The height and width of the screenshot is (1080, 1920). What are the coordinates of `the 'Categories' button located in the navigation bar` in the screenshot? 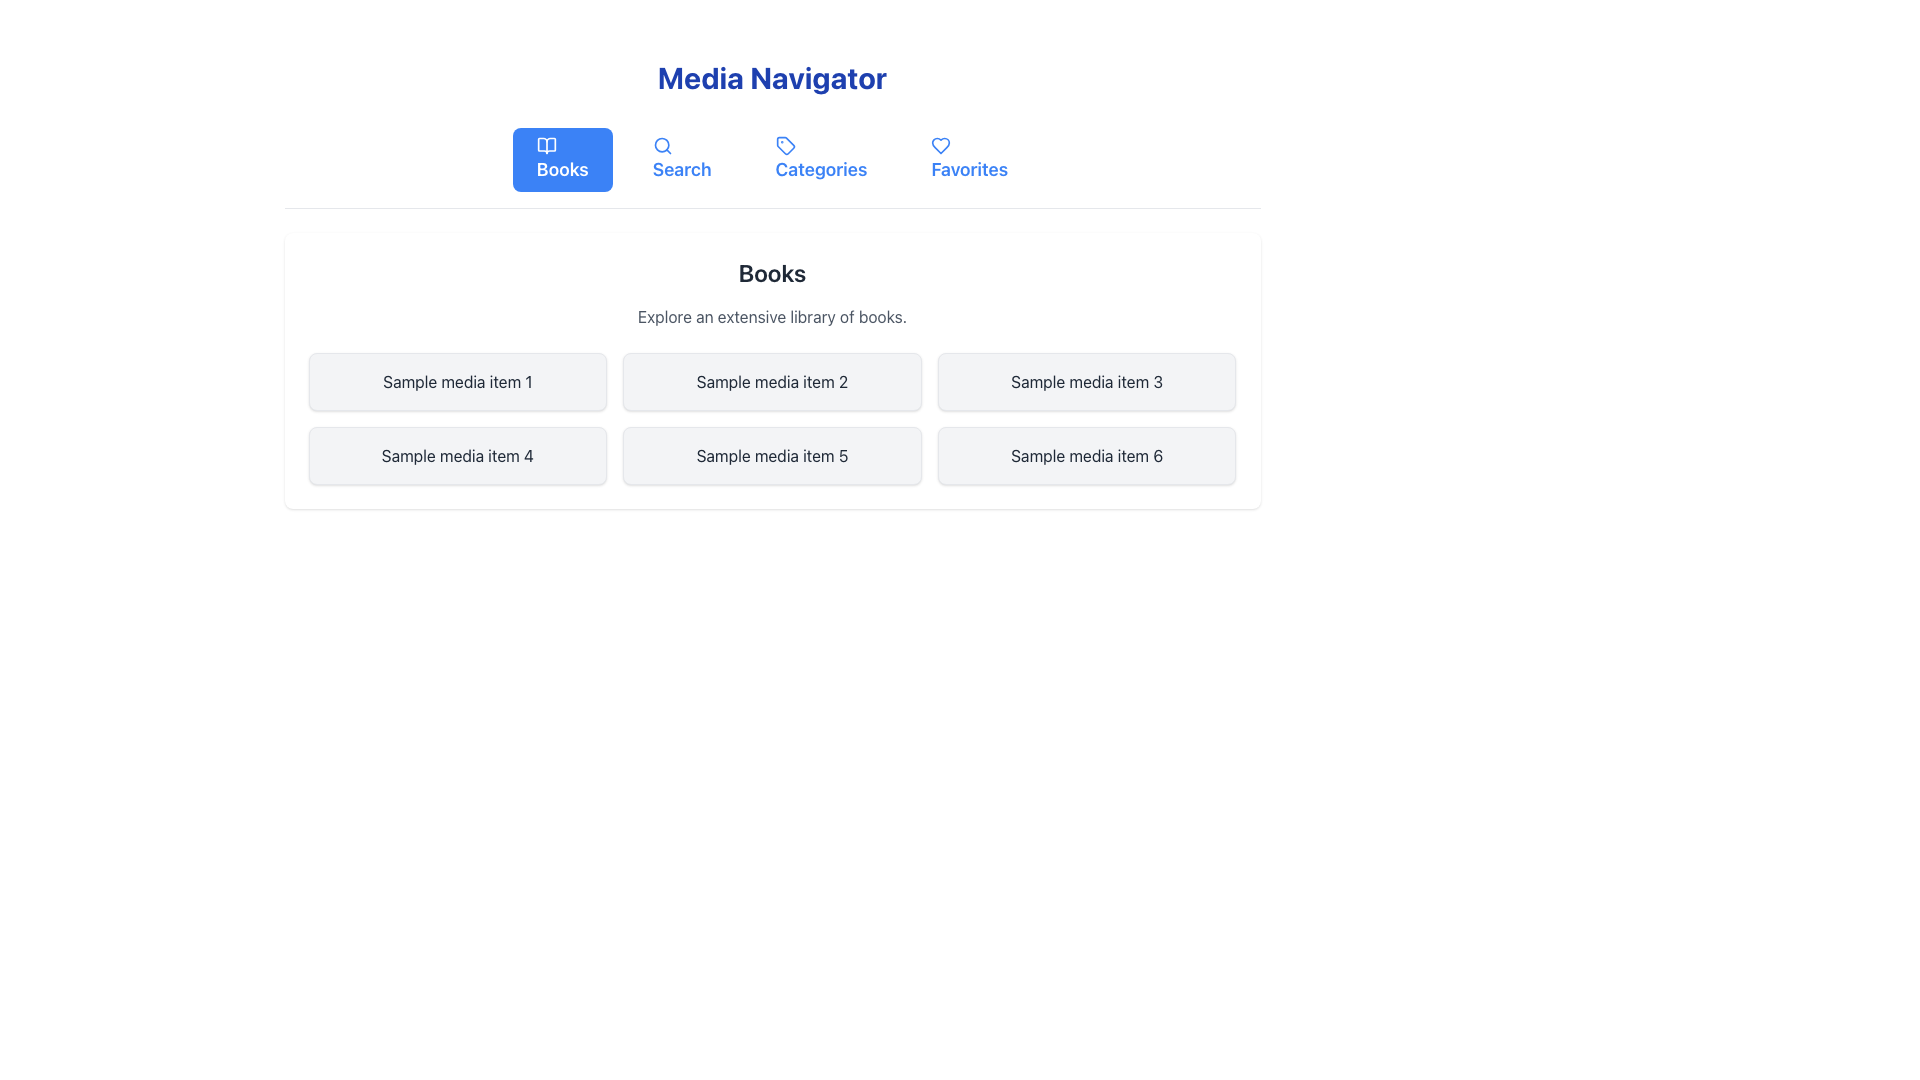 It's located at (821, 158).